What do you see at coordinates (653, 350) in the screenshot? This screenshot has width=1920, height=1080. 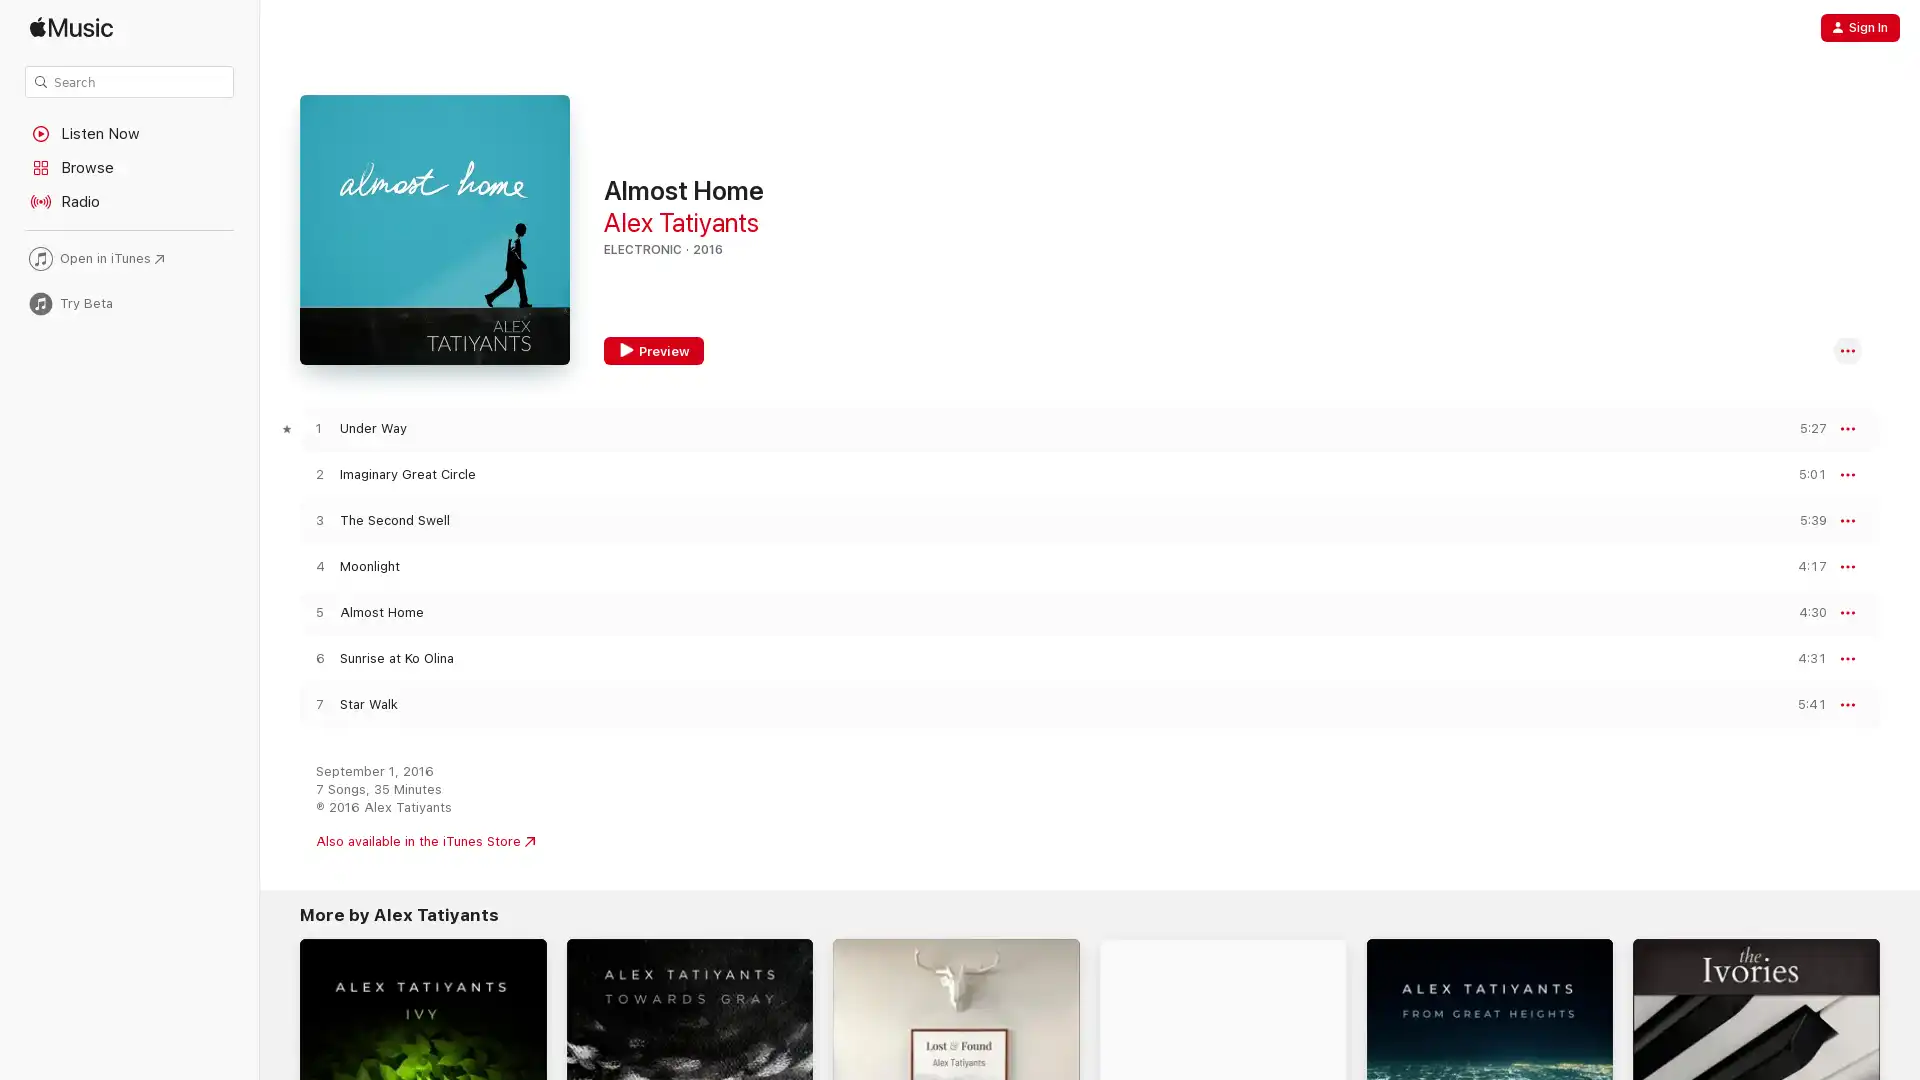 I see `Preview` at bounding box center [653, 350].